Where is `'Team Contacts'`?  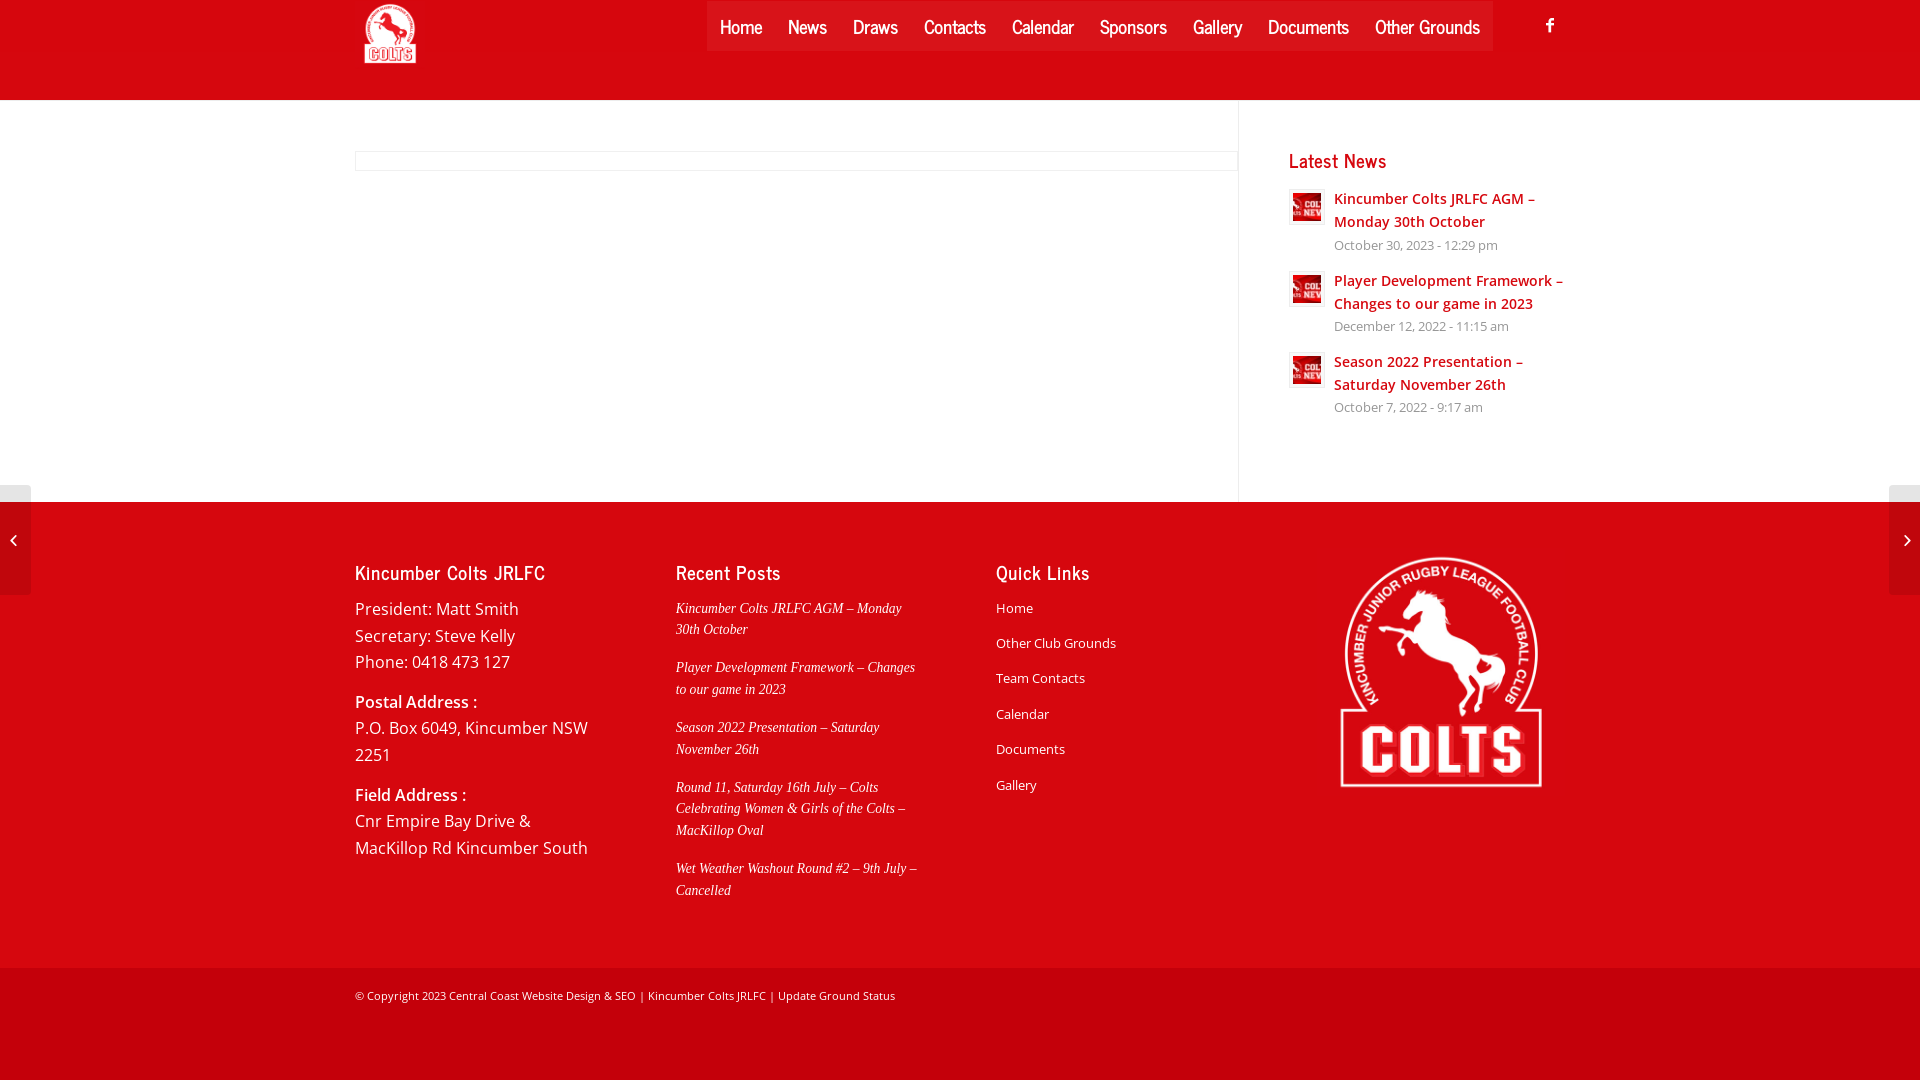 'Team Contacts' is located at coordinates (1118, 677).